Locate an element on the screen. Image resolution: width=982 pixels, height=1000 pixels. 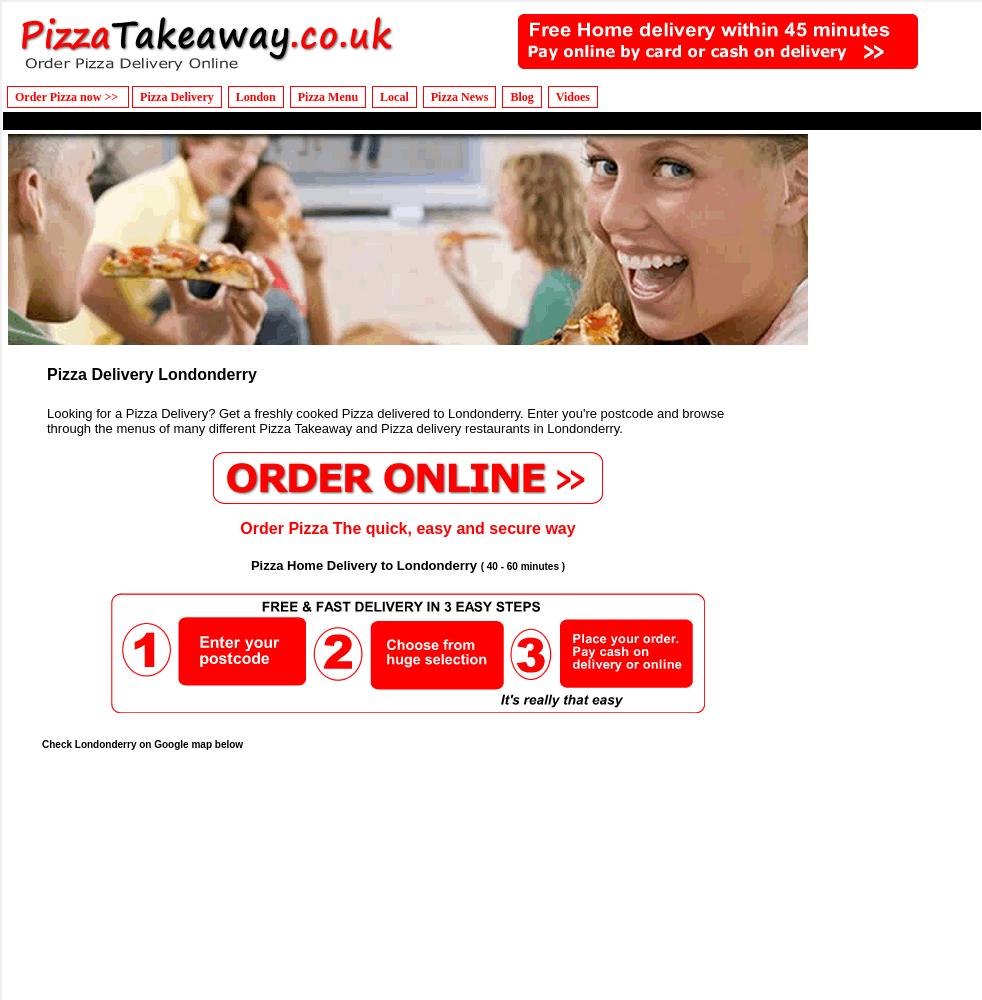
'Order Pizza now >>' is located at coordinates (66, 96).